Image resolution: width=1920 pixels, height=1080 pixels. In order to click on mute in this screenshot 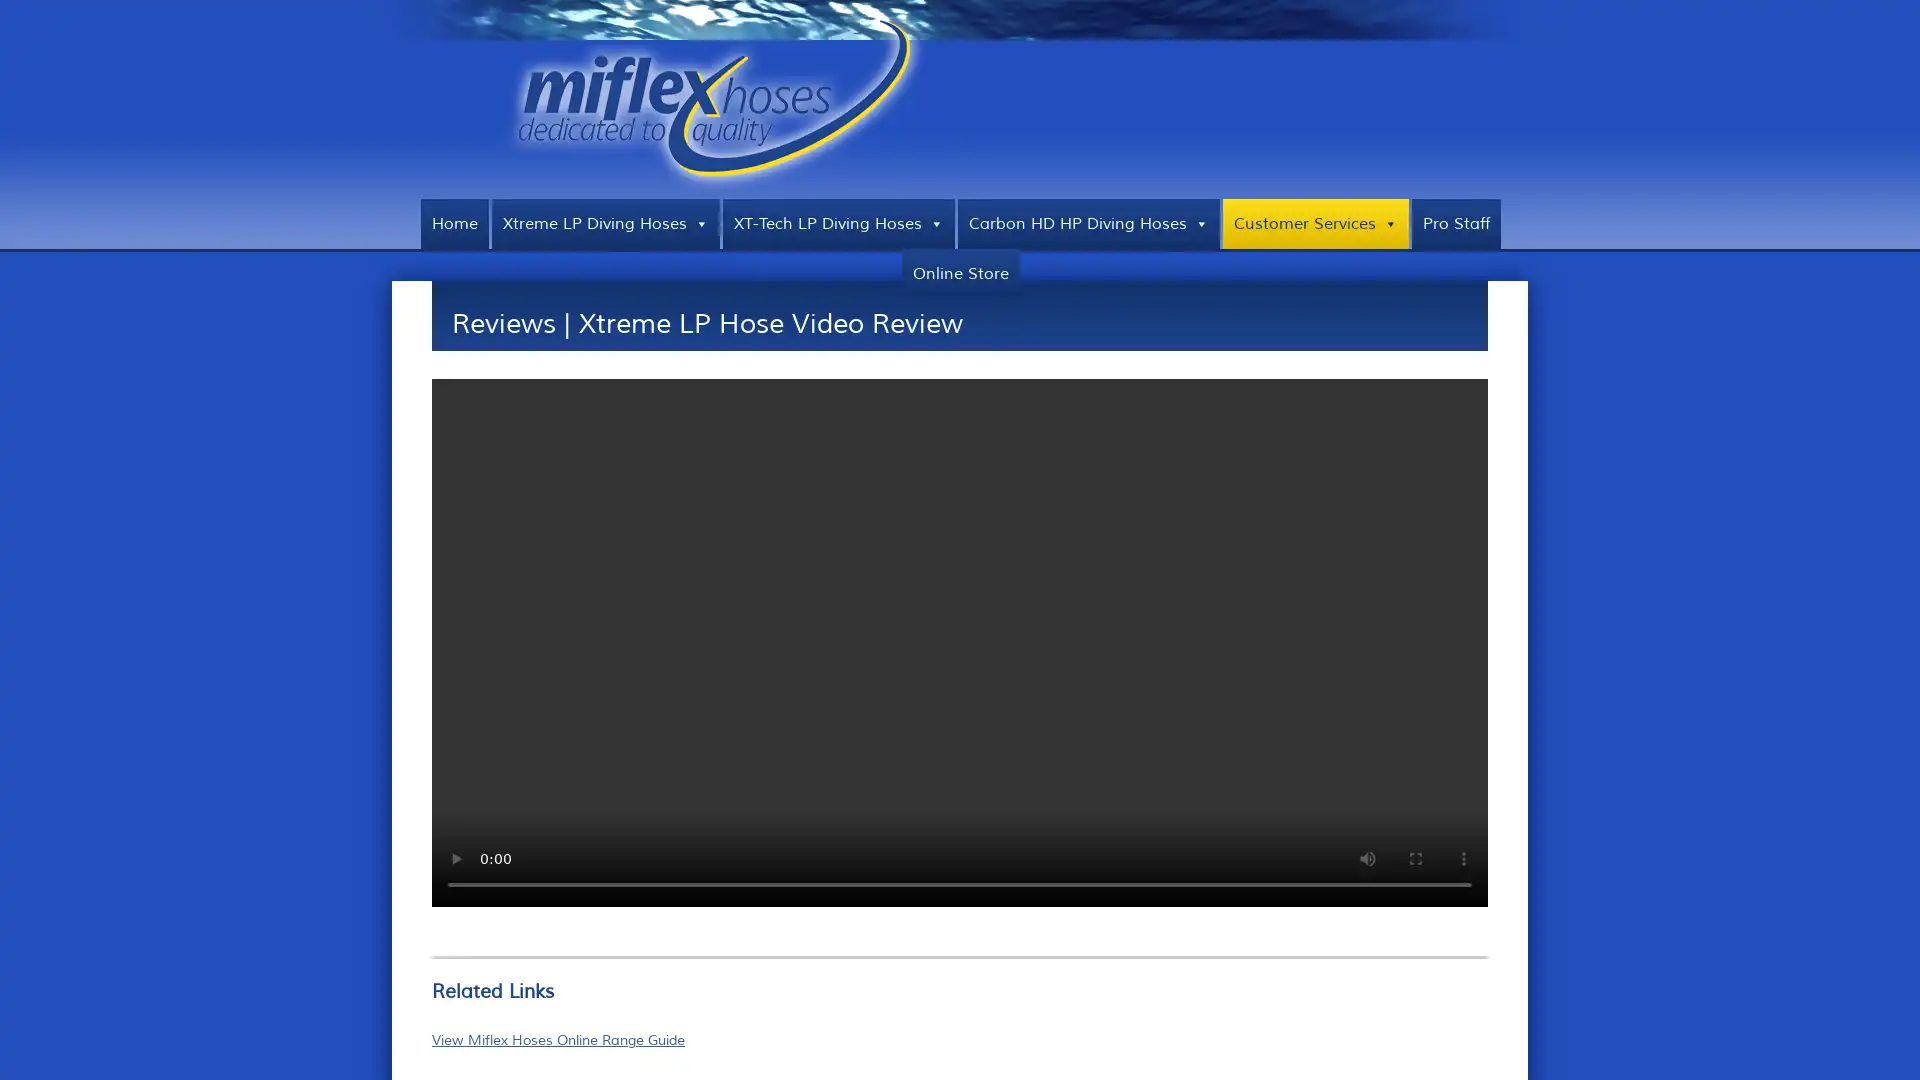, I will do `click(1367, 856)`.